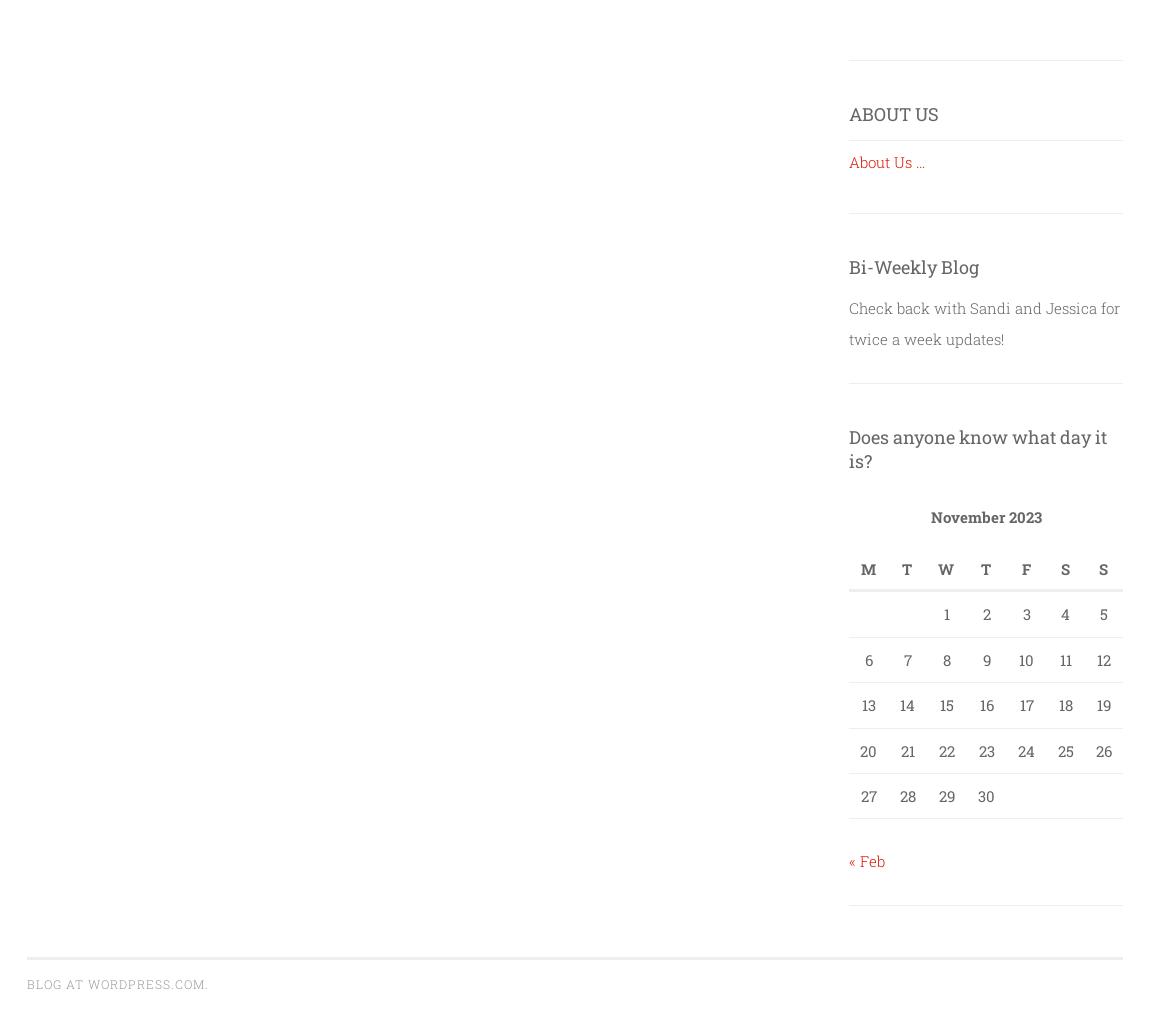 Image resolution: width=1150 pixels, height=1014 pixels. What do you see at coordinates (1102, 613) in the screenshot?
I see `'5'` at bounding box center [1102, 613].